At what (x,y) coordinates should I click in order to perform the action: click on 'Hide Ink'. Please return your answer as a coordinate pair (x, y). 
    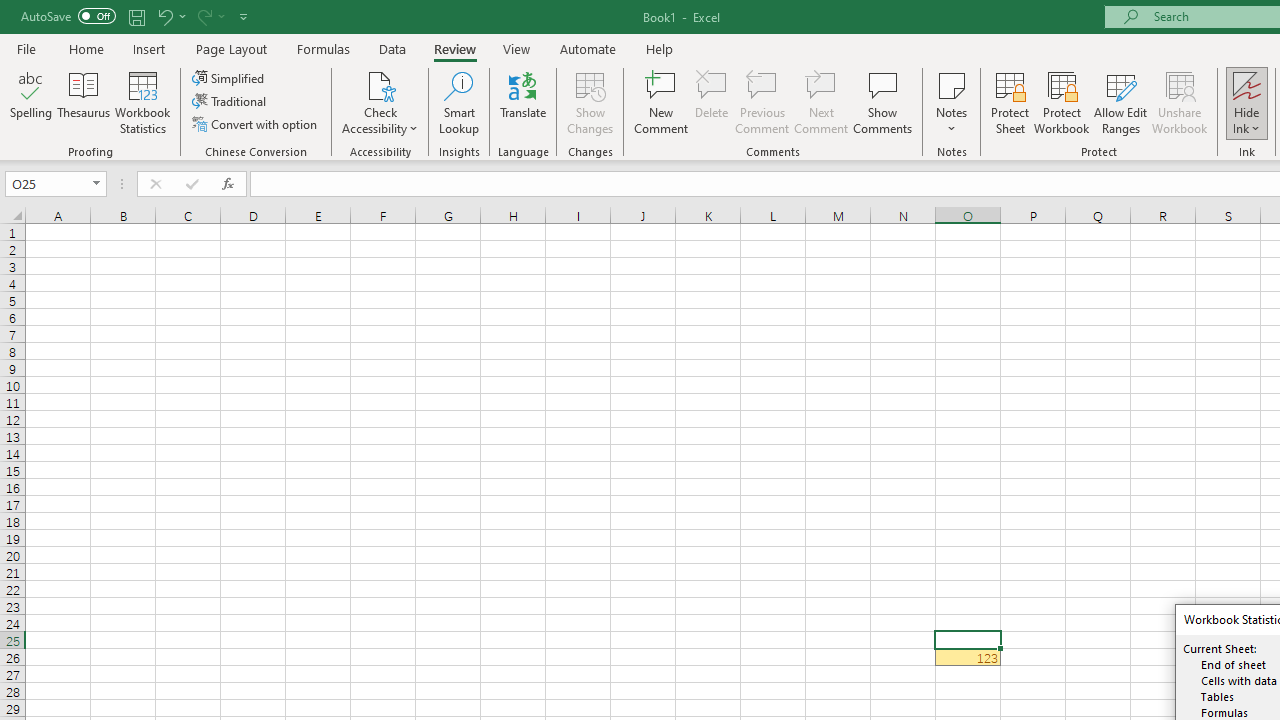
    Looking at the image, I should click on (1246, 103).